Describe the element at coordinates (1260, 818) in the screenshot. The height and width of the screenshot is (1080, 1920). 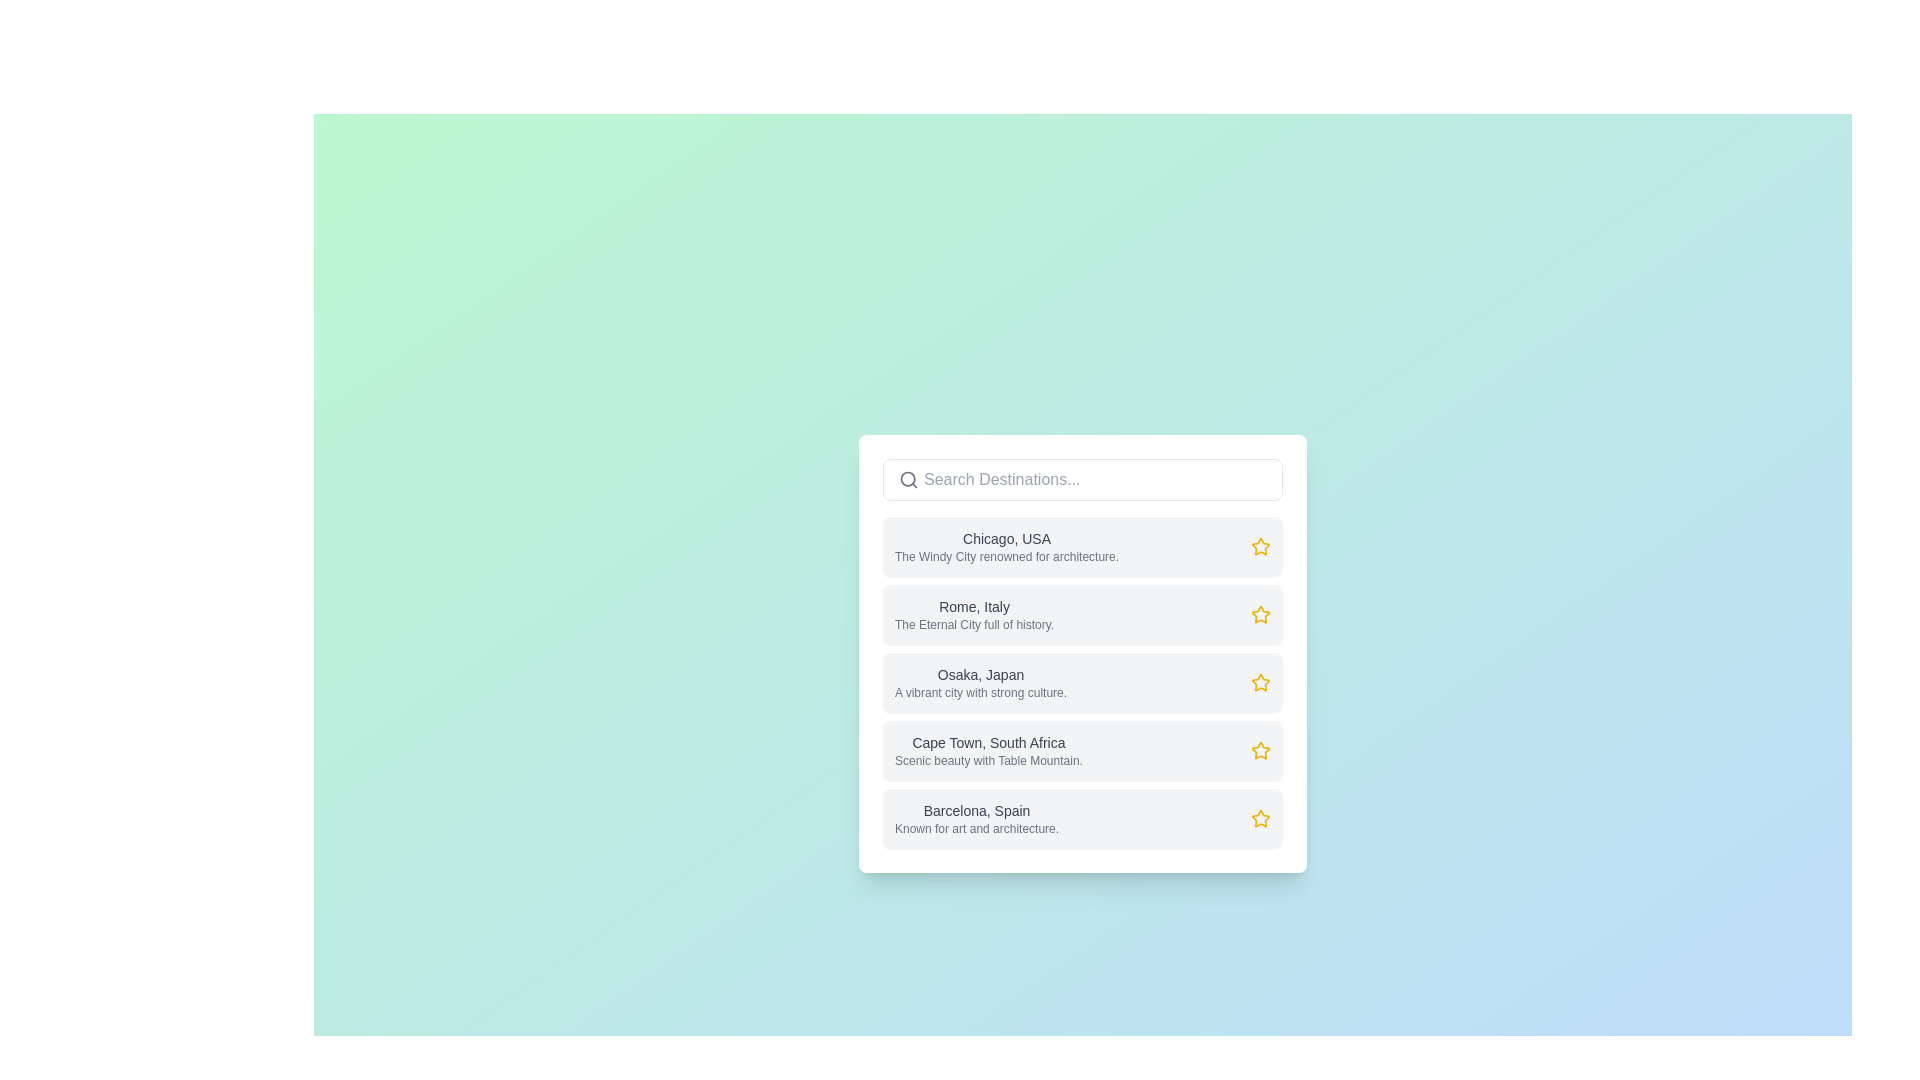
I see `the yellow star icon located at the far right of the text 'Barcelona, Spain'` at that location.